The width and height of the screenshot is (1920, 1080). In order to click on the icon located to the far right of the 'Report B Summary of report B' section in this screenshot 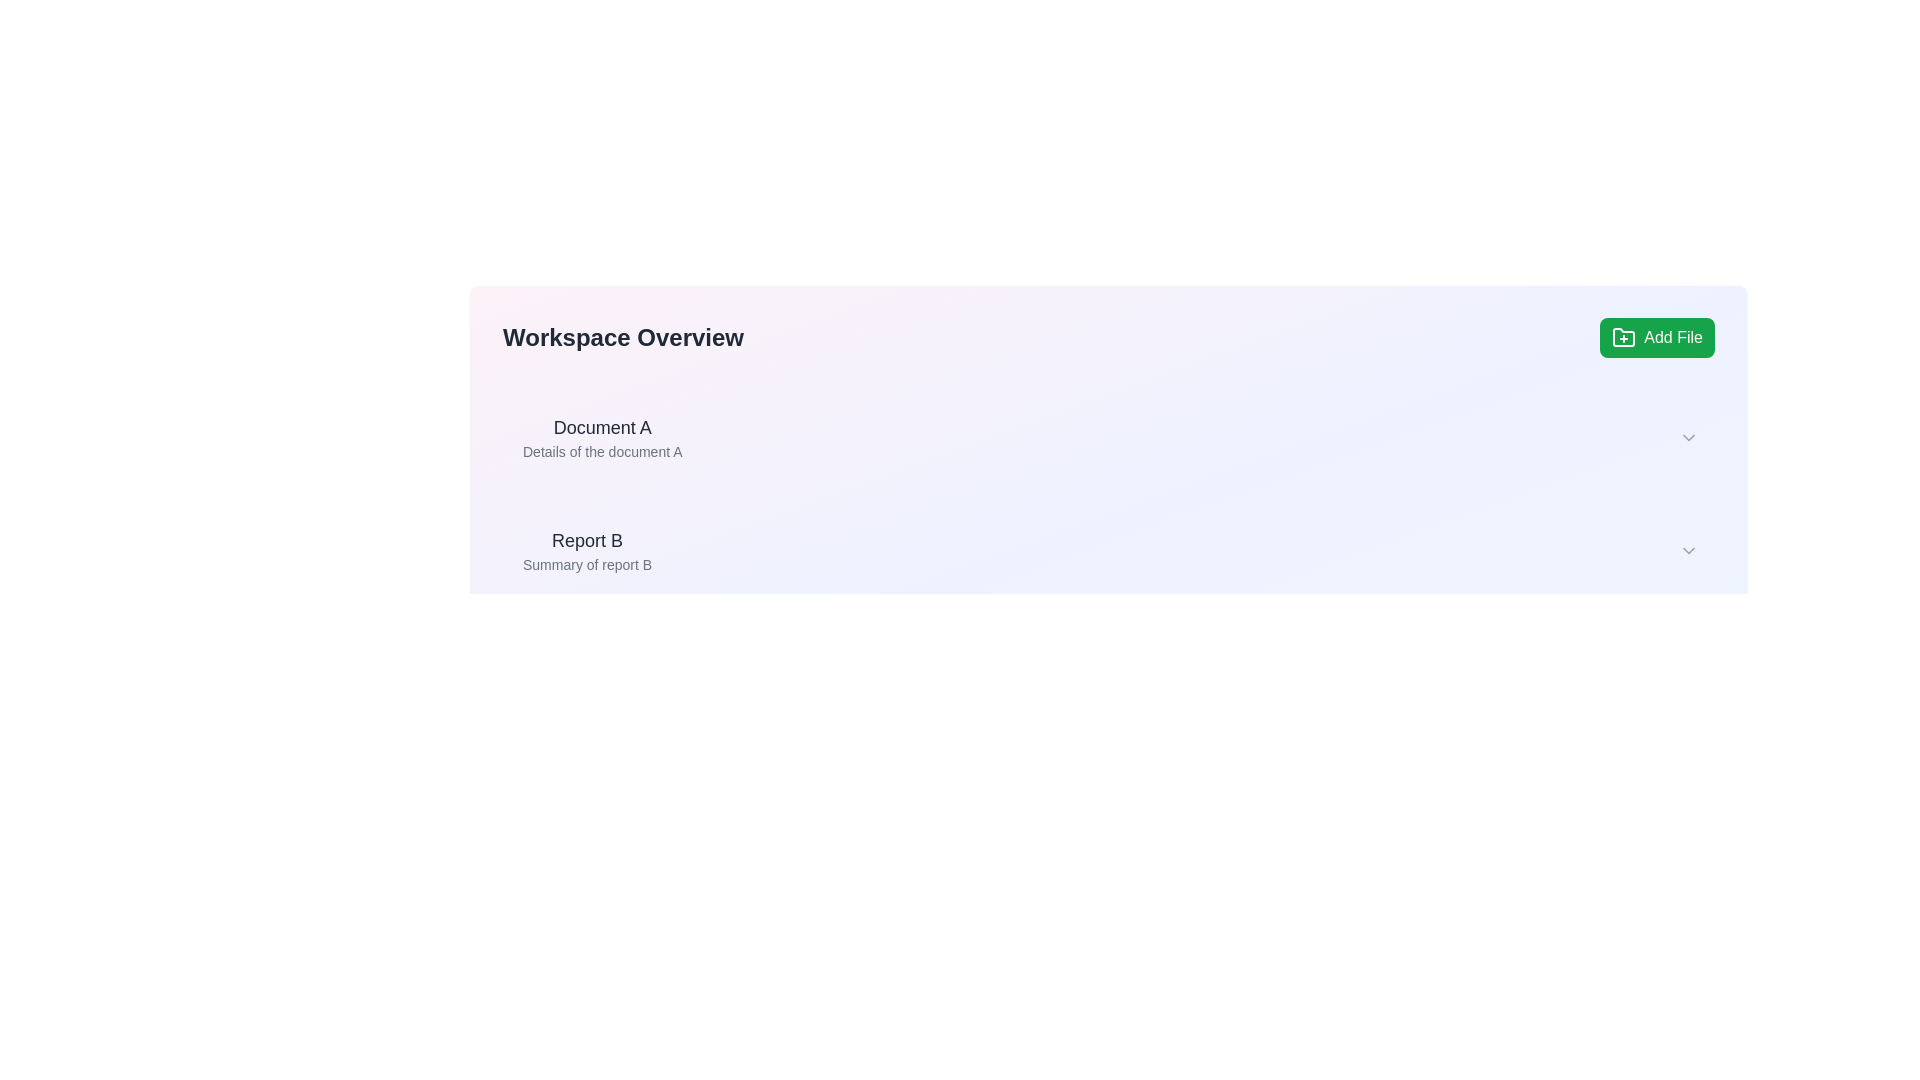, I will do `click(1688, 551)`.